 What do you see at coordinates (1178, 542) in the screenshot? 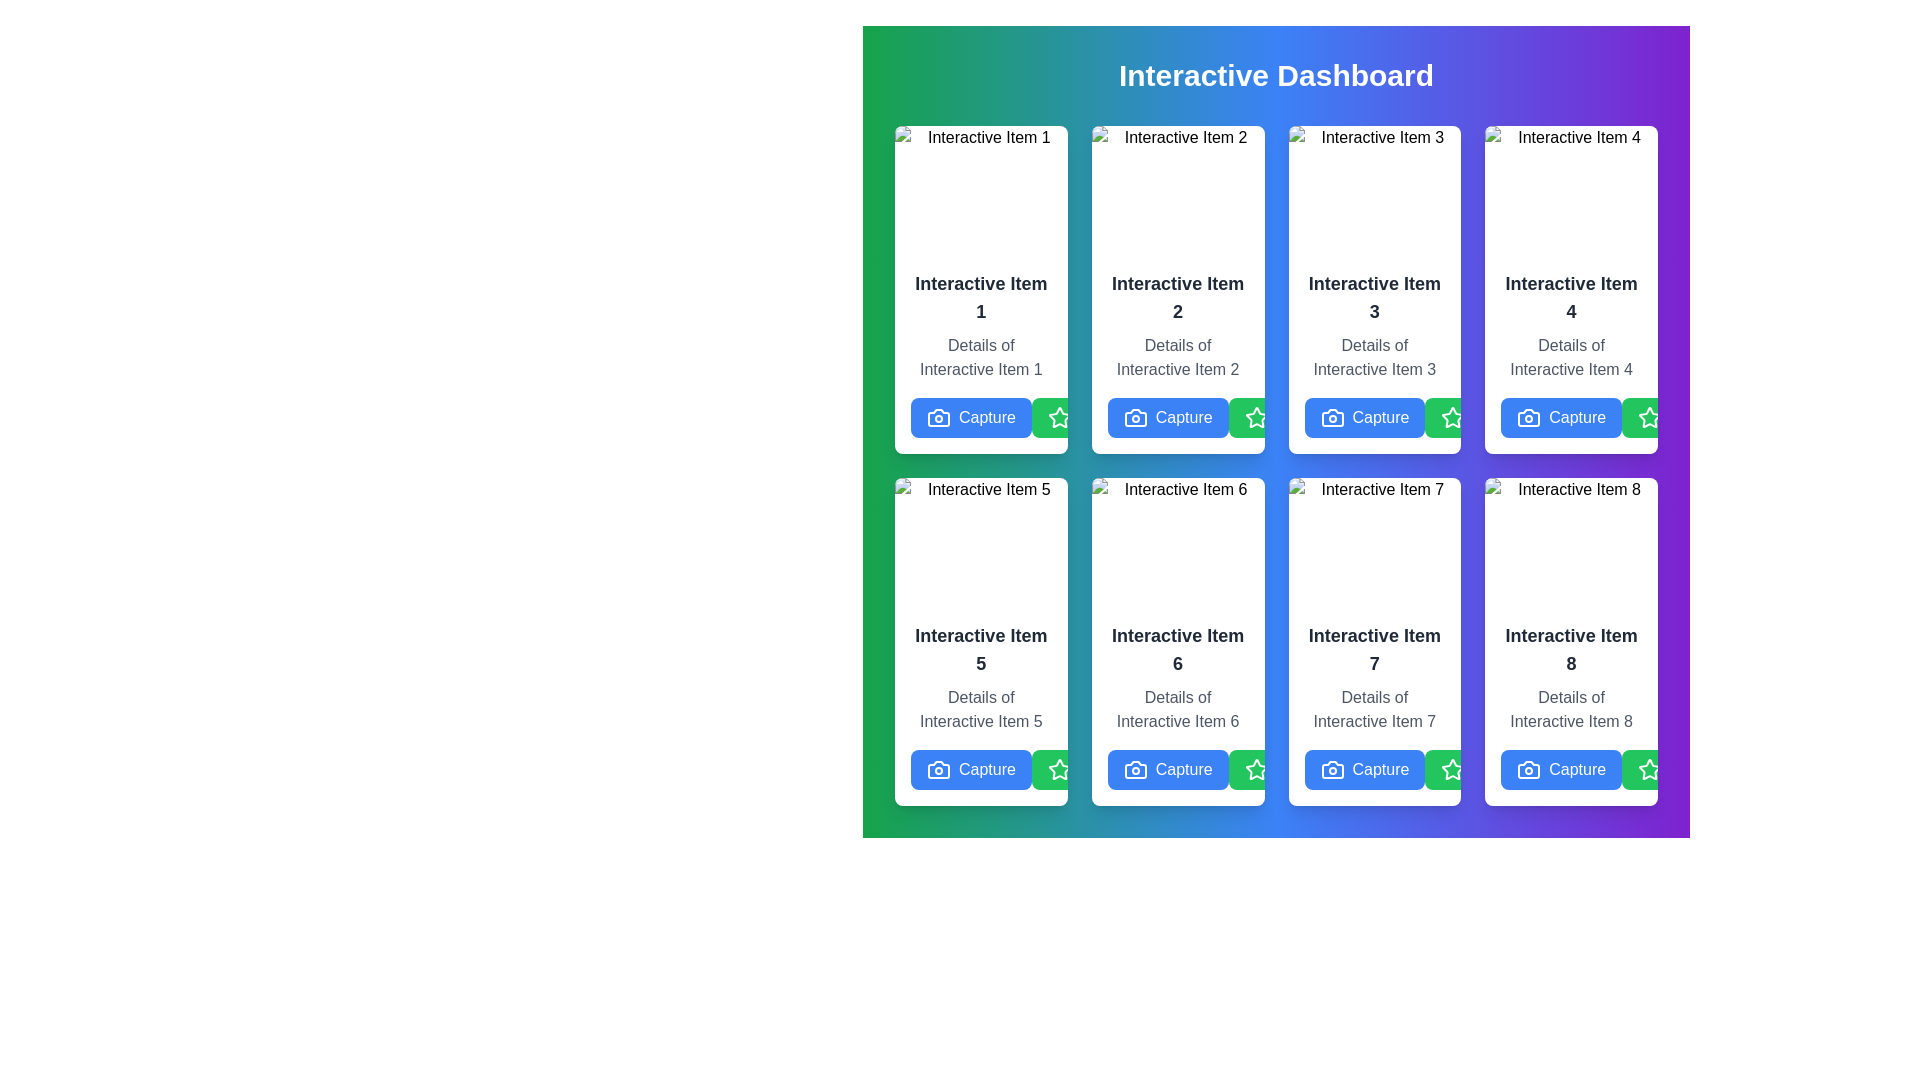
I see `image labeled 'Item 6' which is displayed in the top section of the card titled 'Interactive Item 6' located in the second row and second column of the grid layout` at bounding box center [1178, 542].